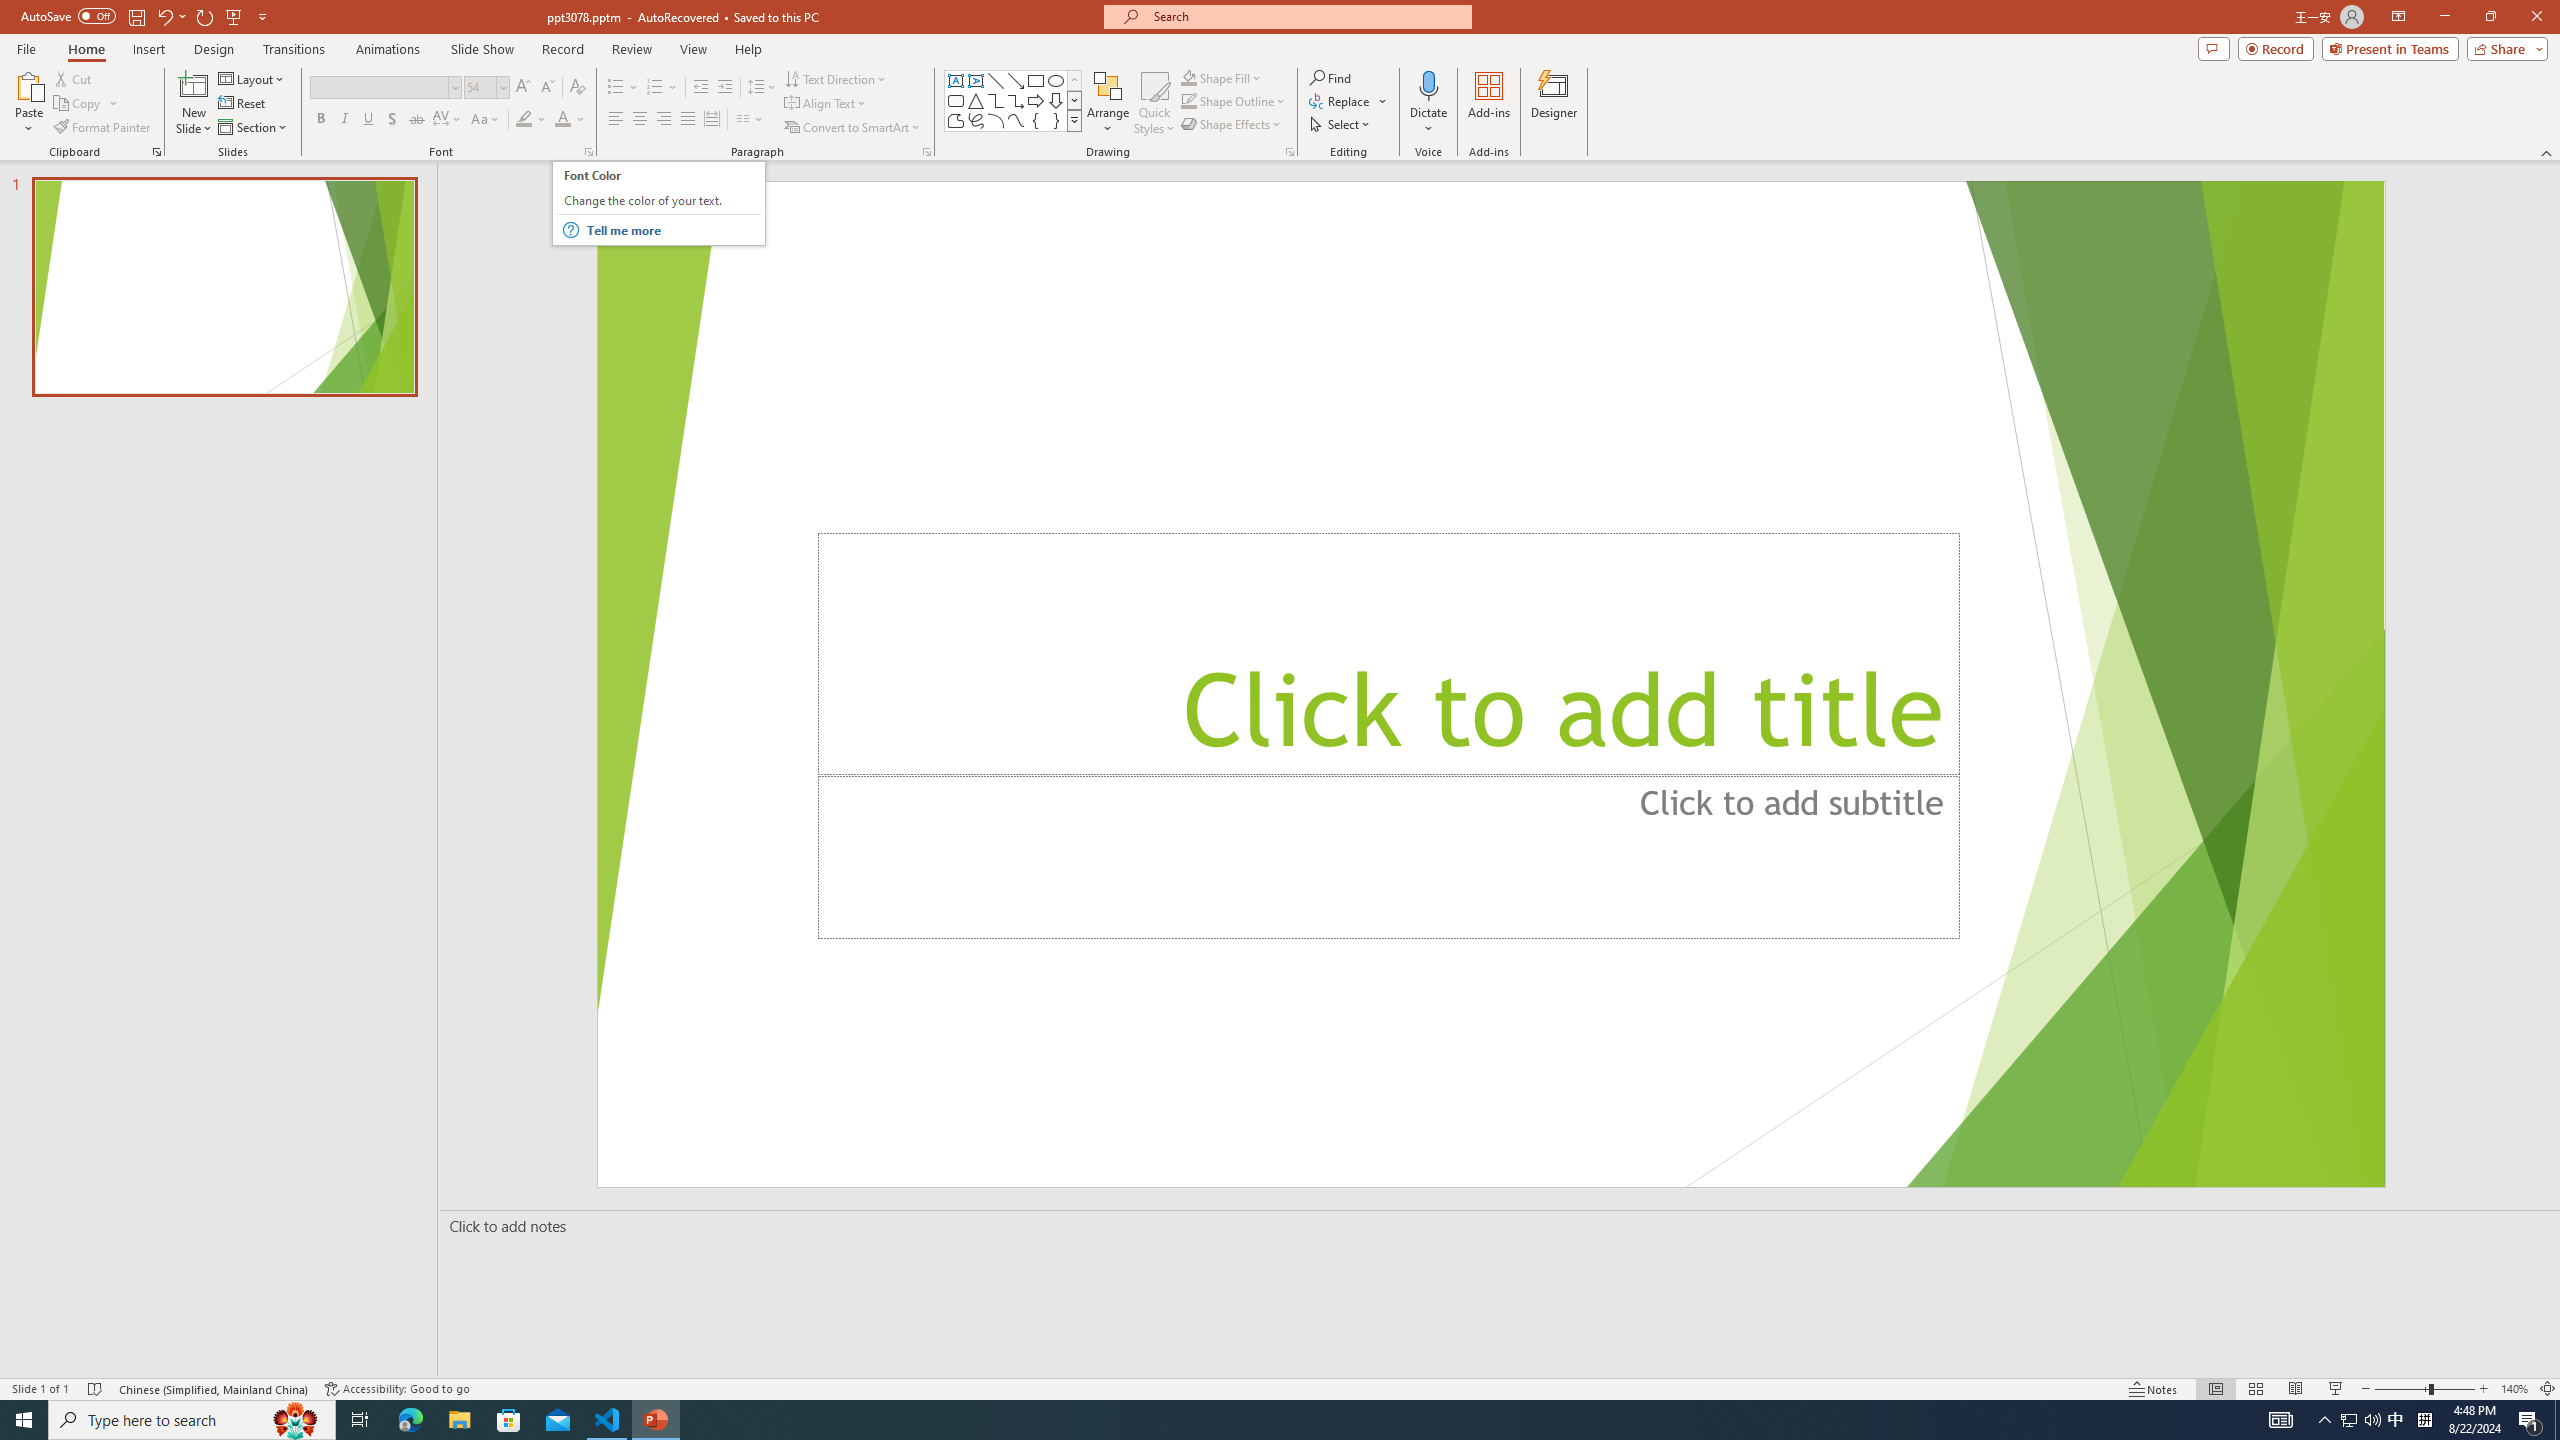  Describe the element at coordinates (615, 87) in the screenshot. I see `'Bullets'` at that location.